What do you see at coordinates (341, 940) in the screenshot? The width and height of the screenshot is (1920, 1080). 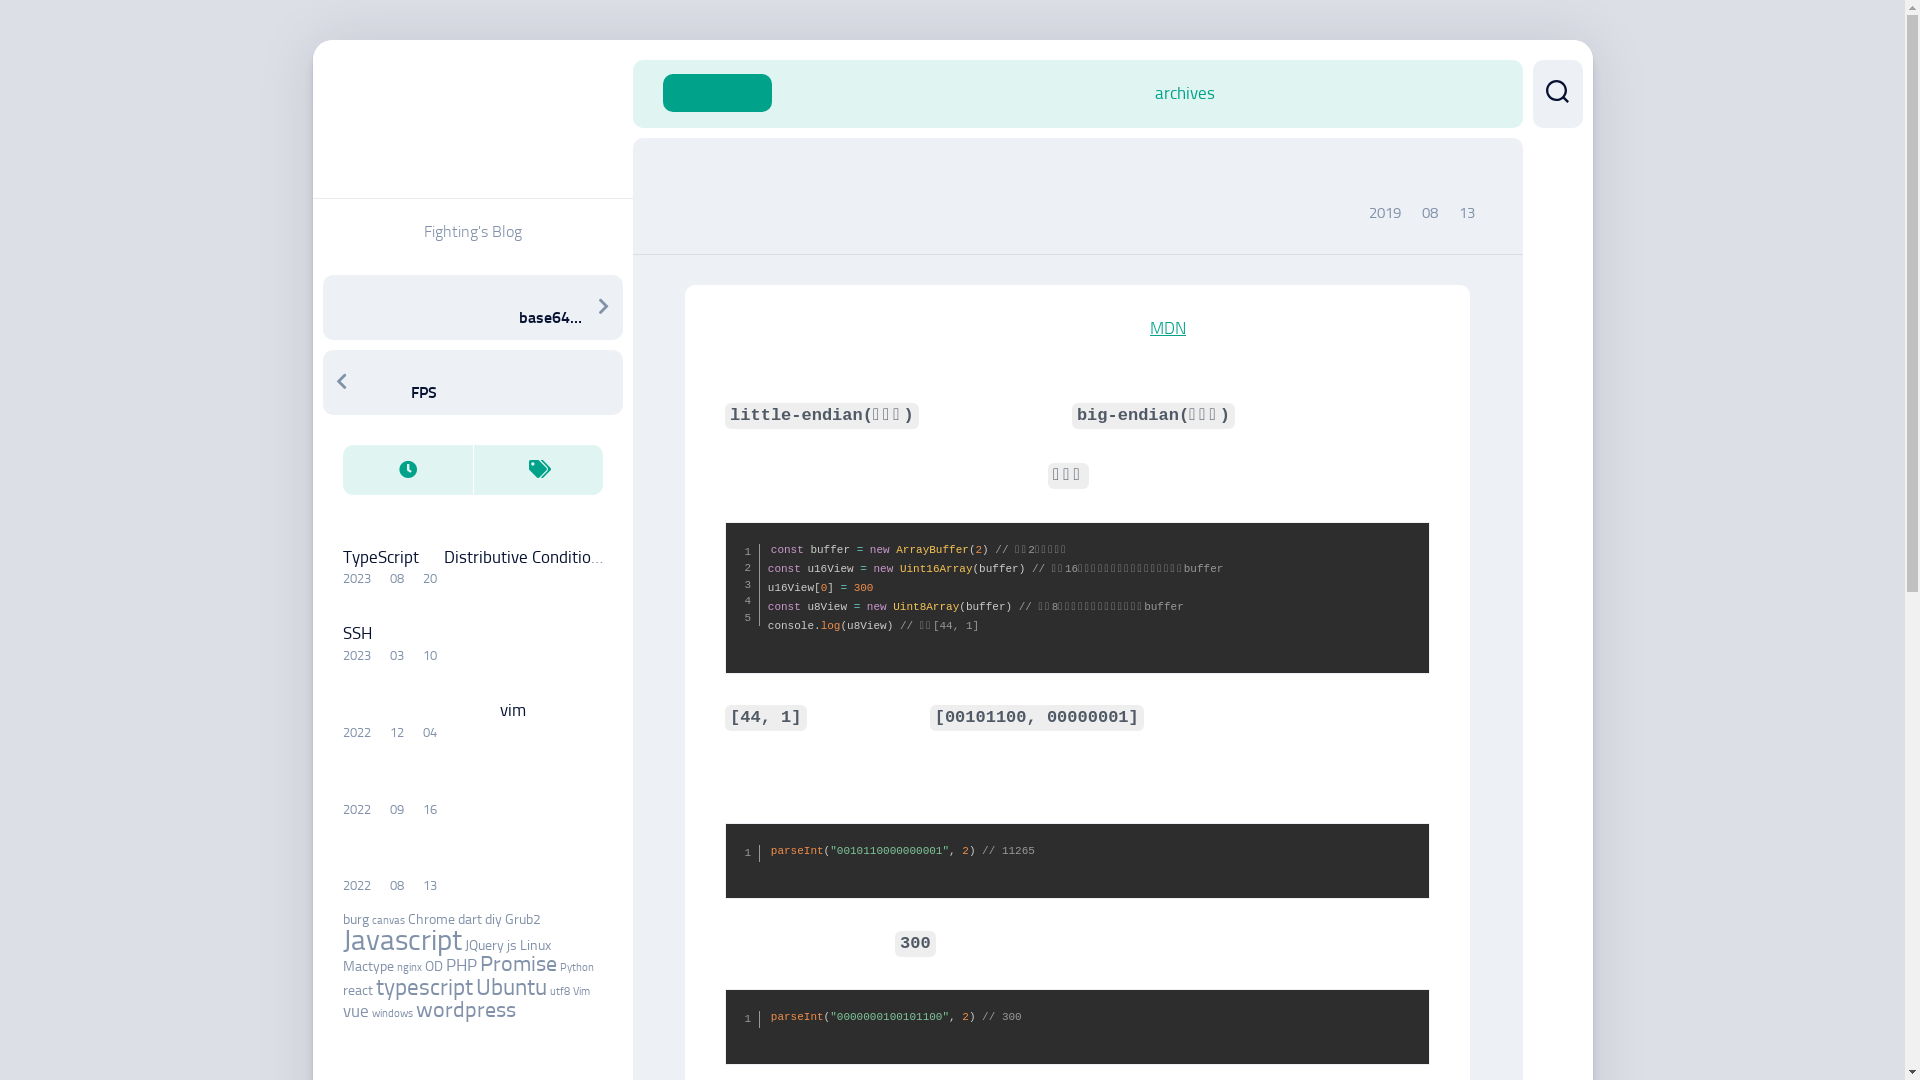 I see `'Javascript'` at bounding box center [341, 940].